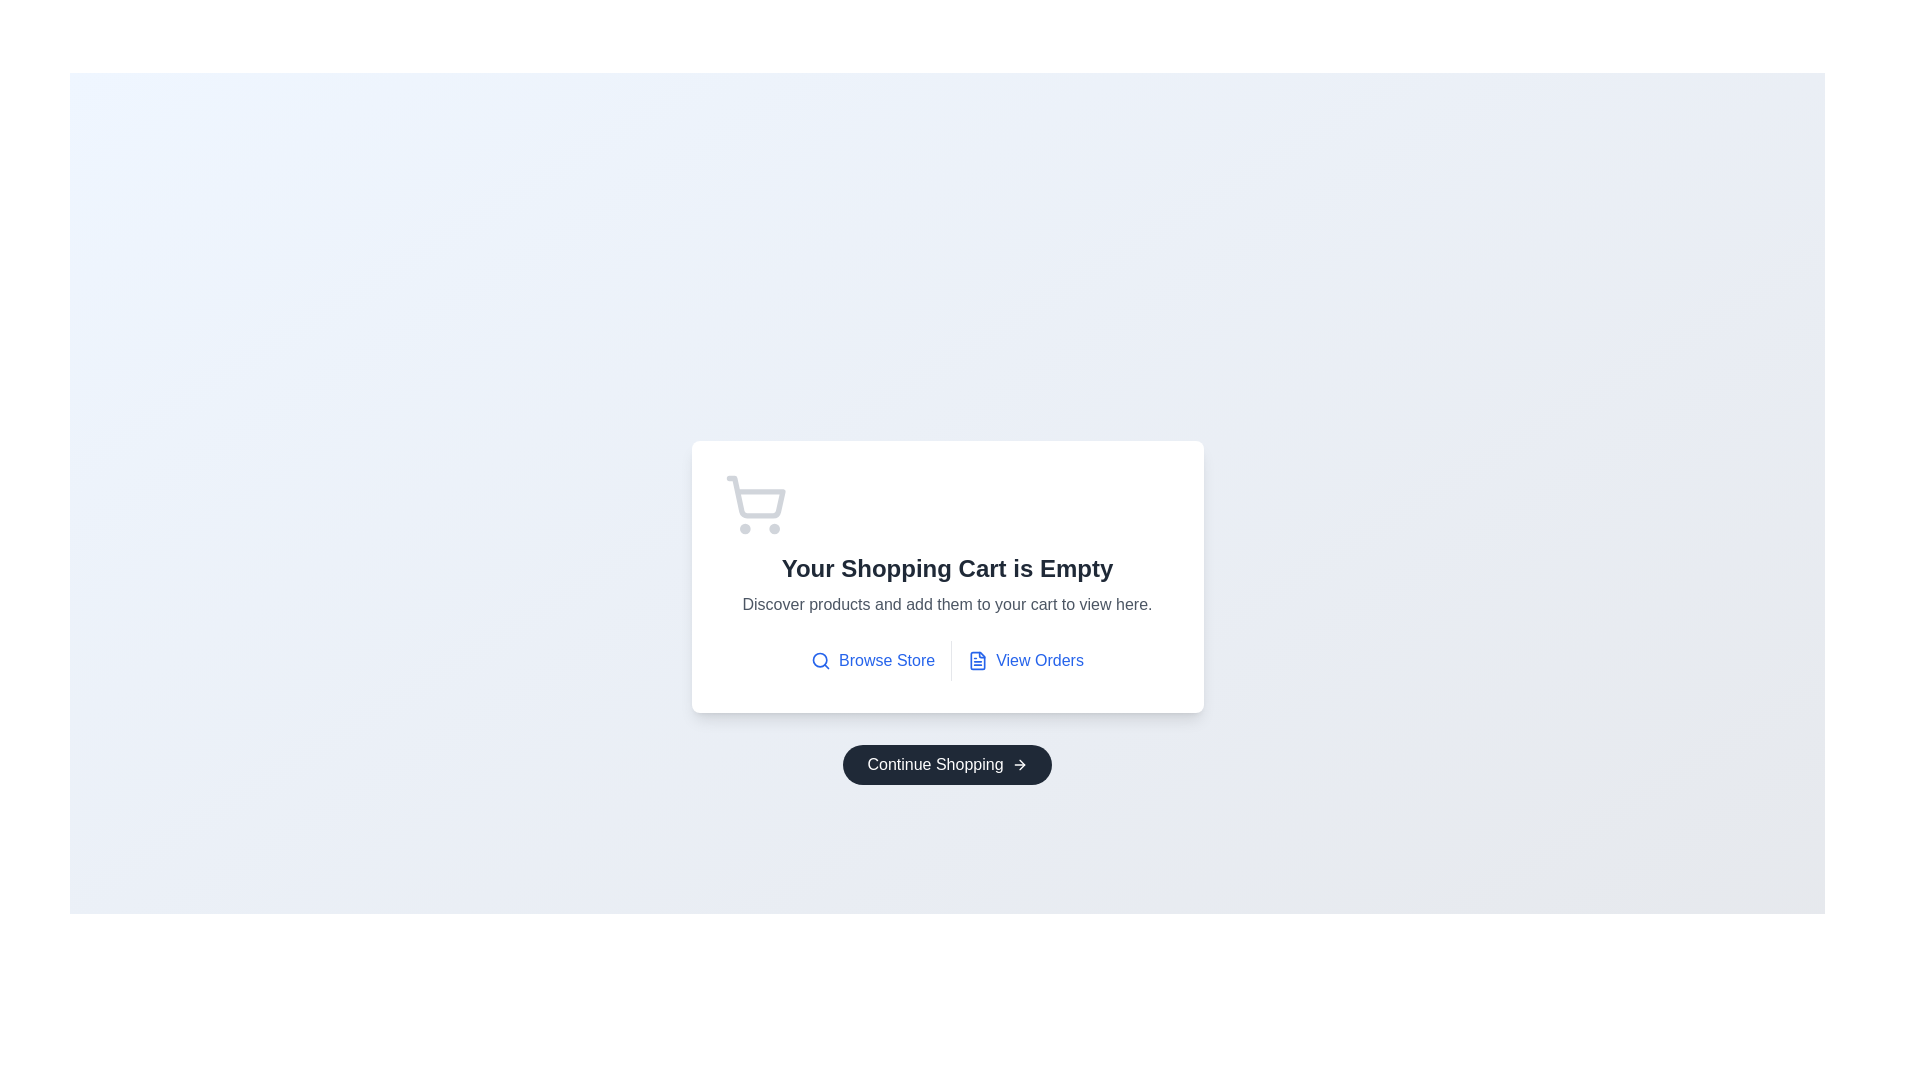  What do you see at coordinates (754, 504) in the screenshot?
I see `the shopping cart icon, which is a minimalistic line-art representation located at the top-left corner inside the card element titled 'Your Shopping Cart is Empty.'` at bounding box center [754, 504].